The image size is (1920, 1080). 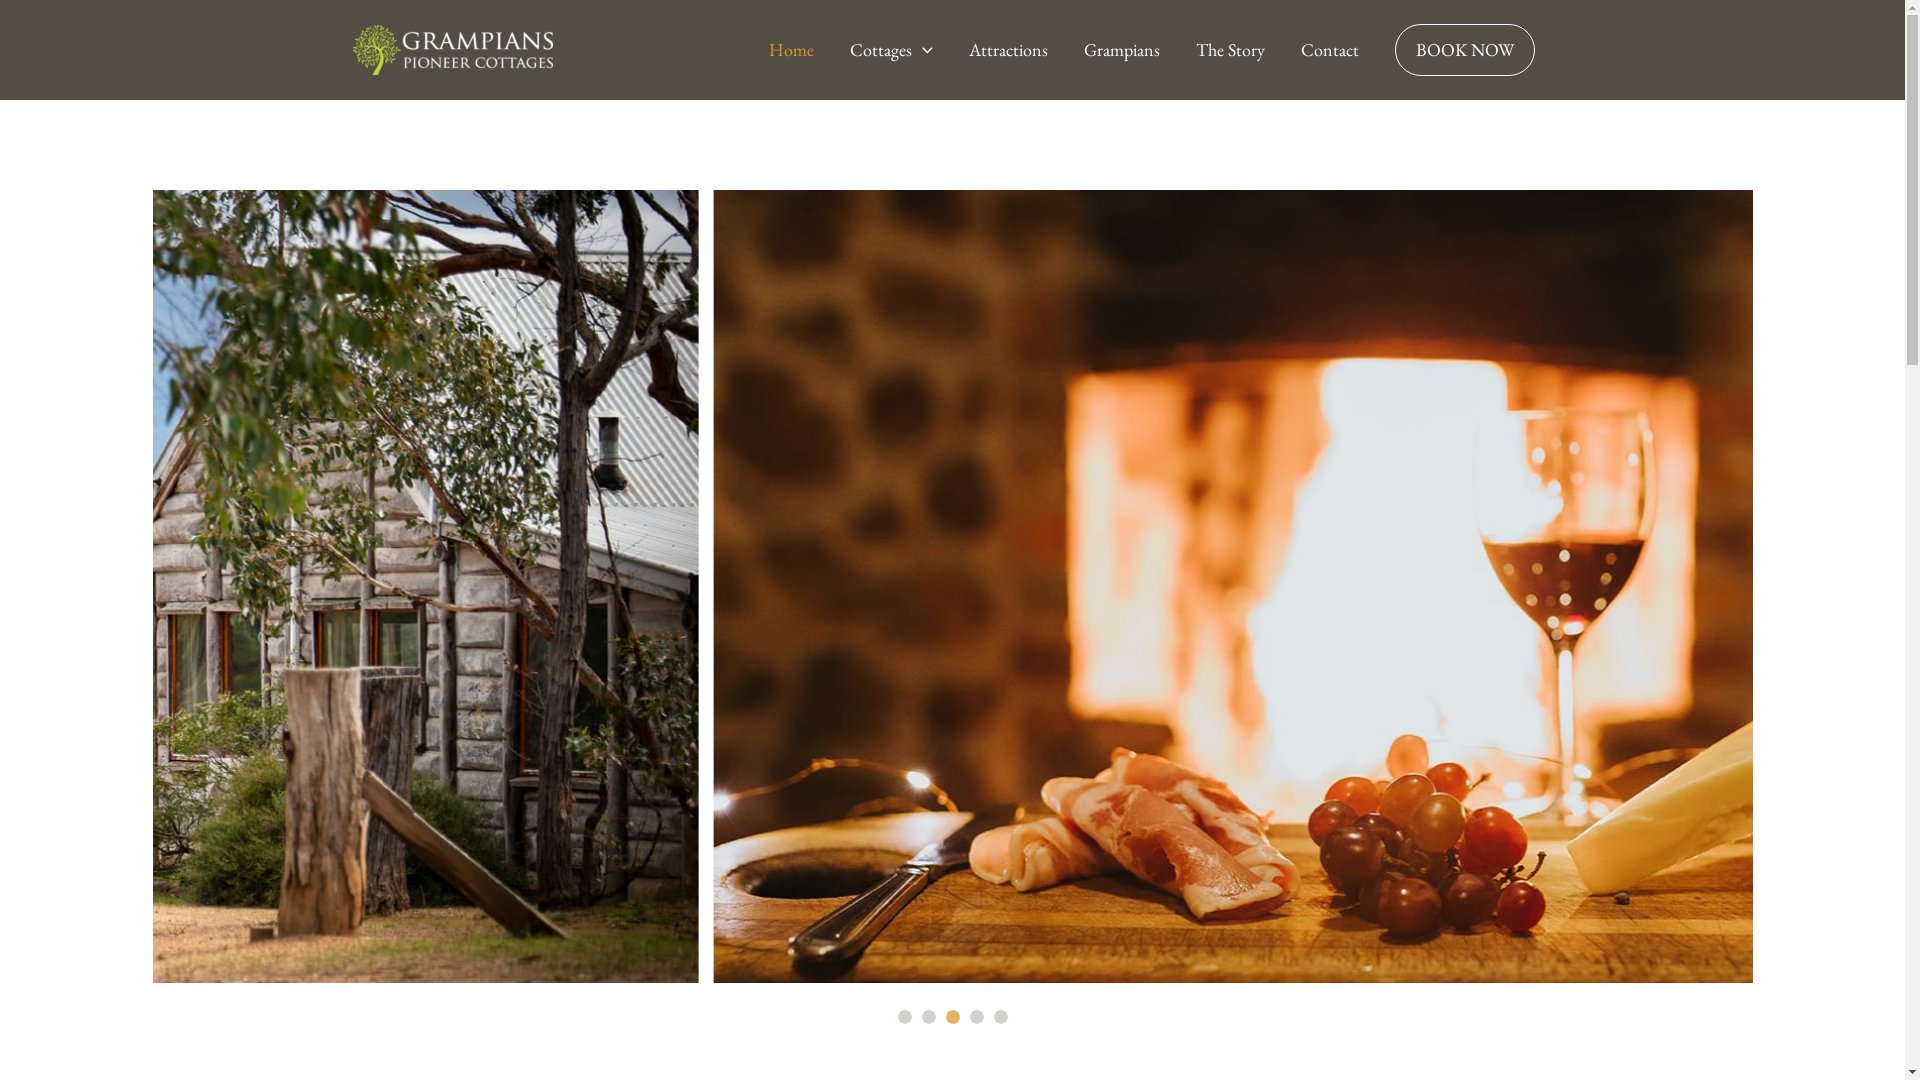 I want to click on '2', so click(x=926, y=1018).